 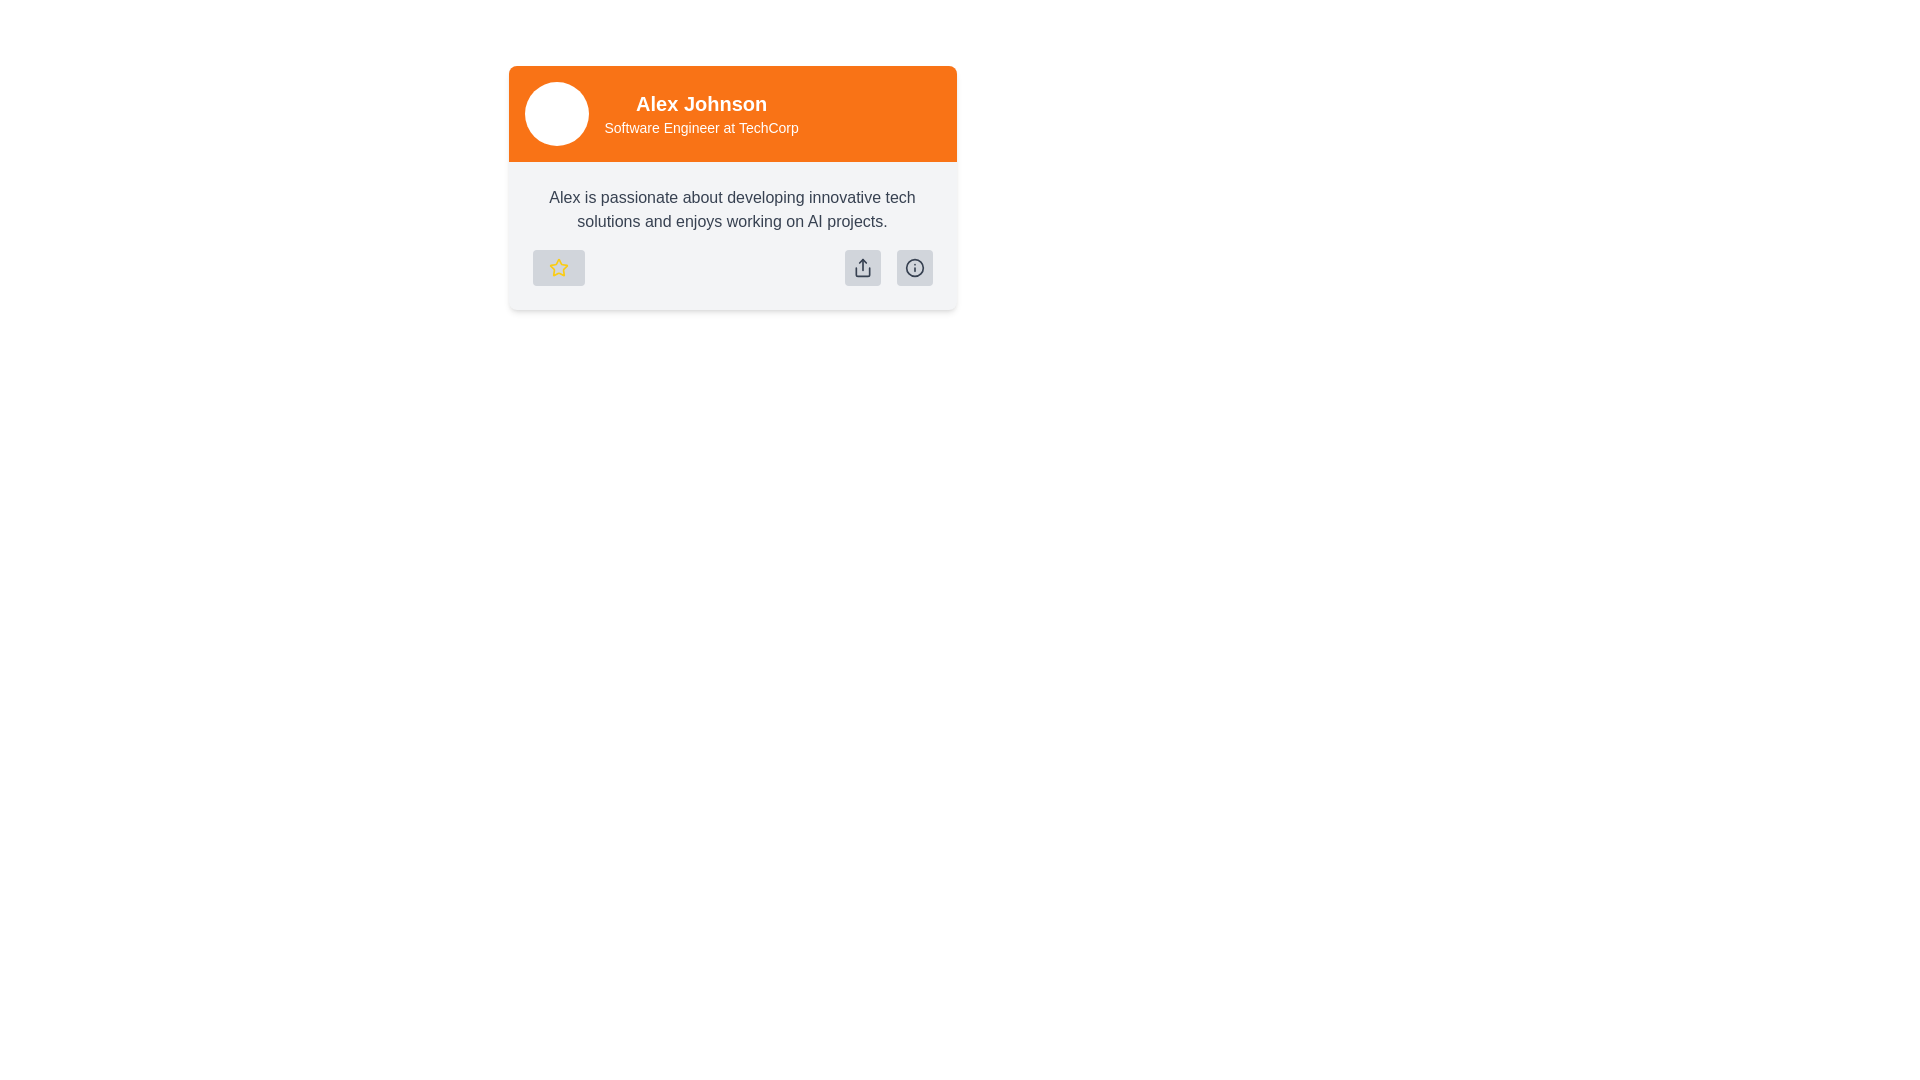 What do you see at coordinates (913, 266) in the screenshot?
I see `the circular graphical vector element located at the bottom right corner of the profile card` at bounding box center [913, 266].